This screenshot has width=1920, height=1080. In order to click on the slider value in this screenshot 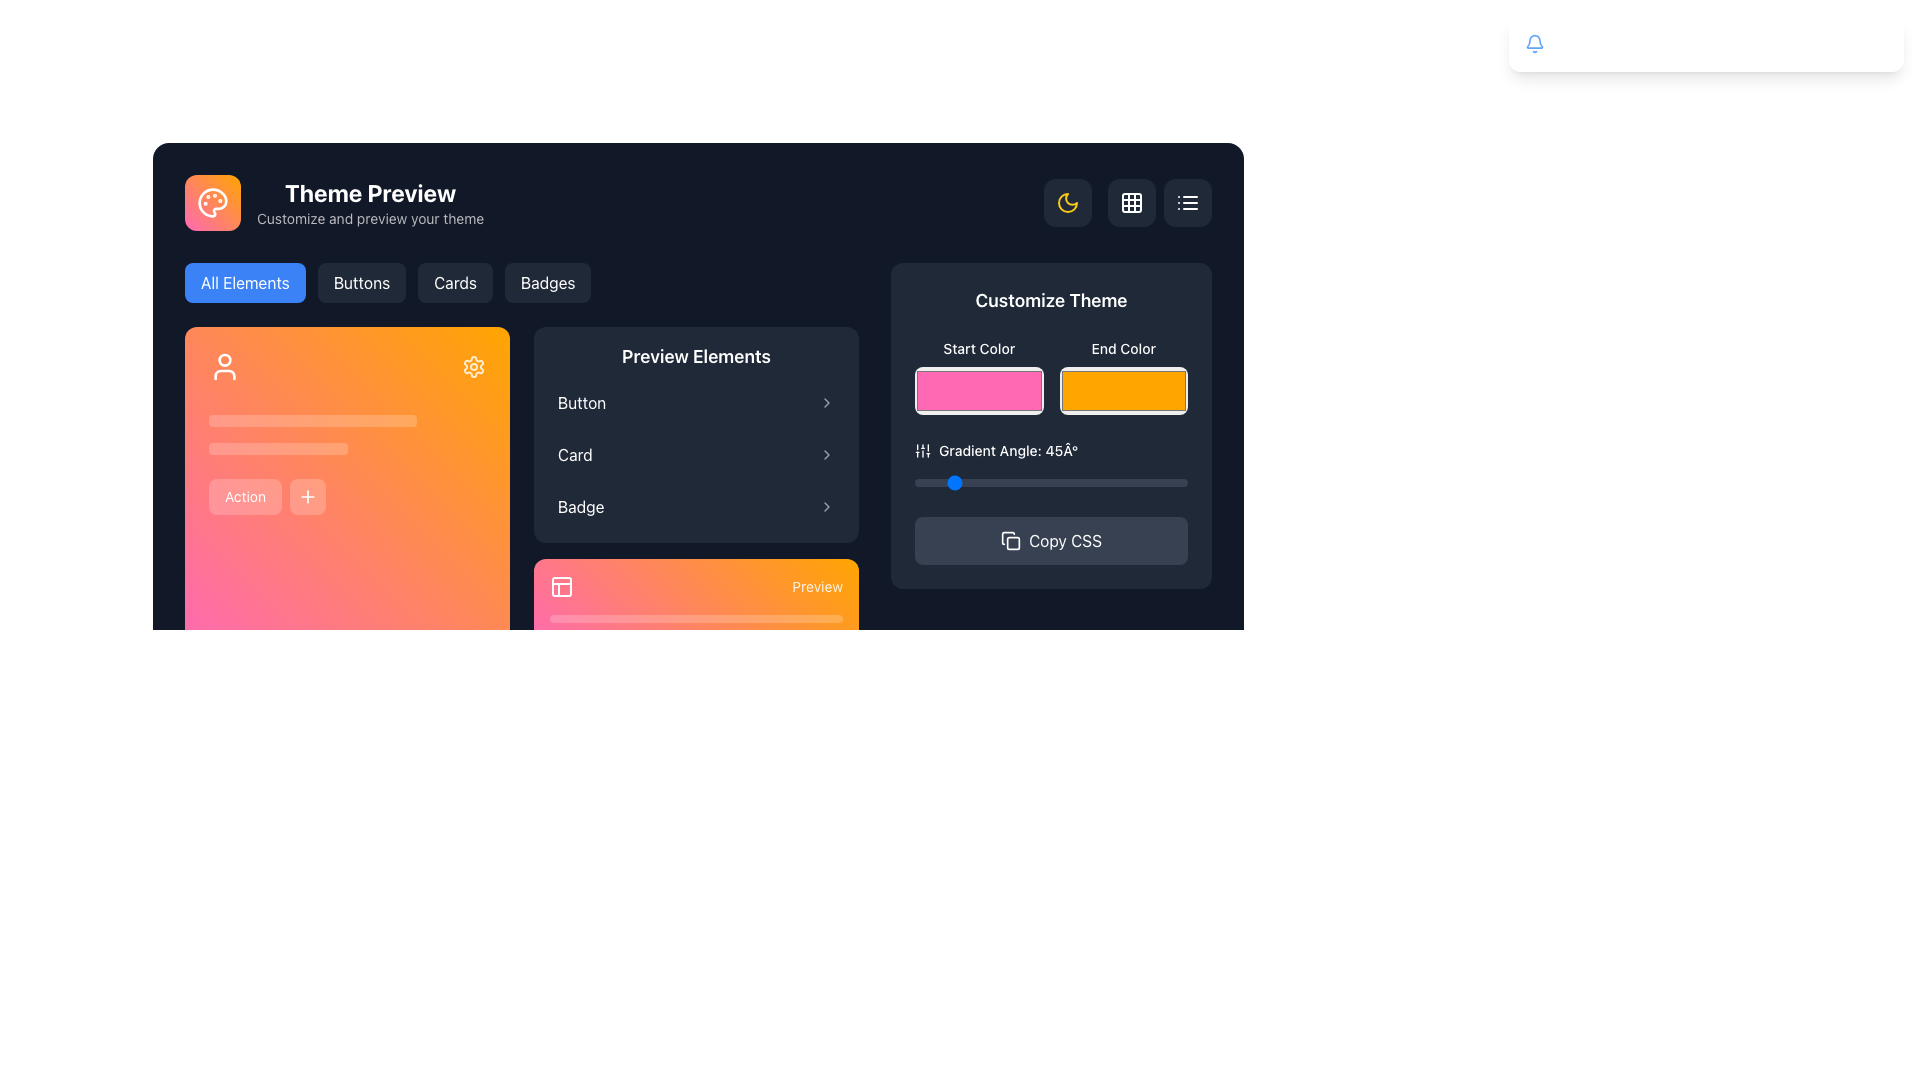, I will do `click(996, 482)`.